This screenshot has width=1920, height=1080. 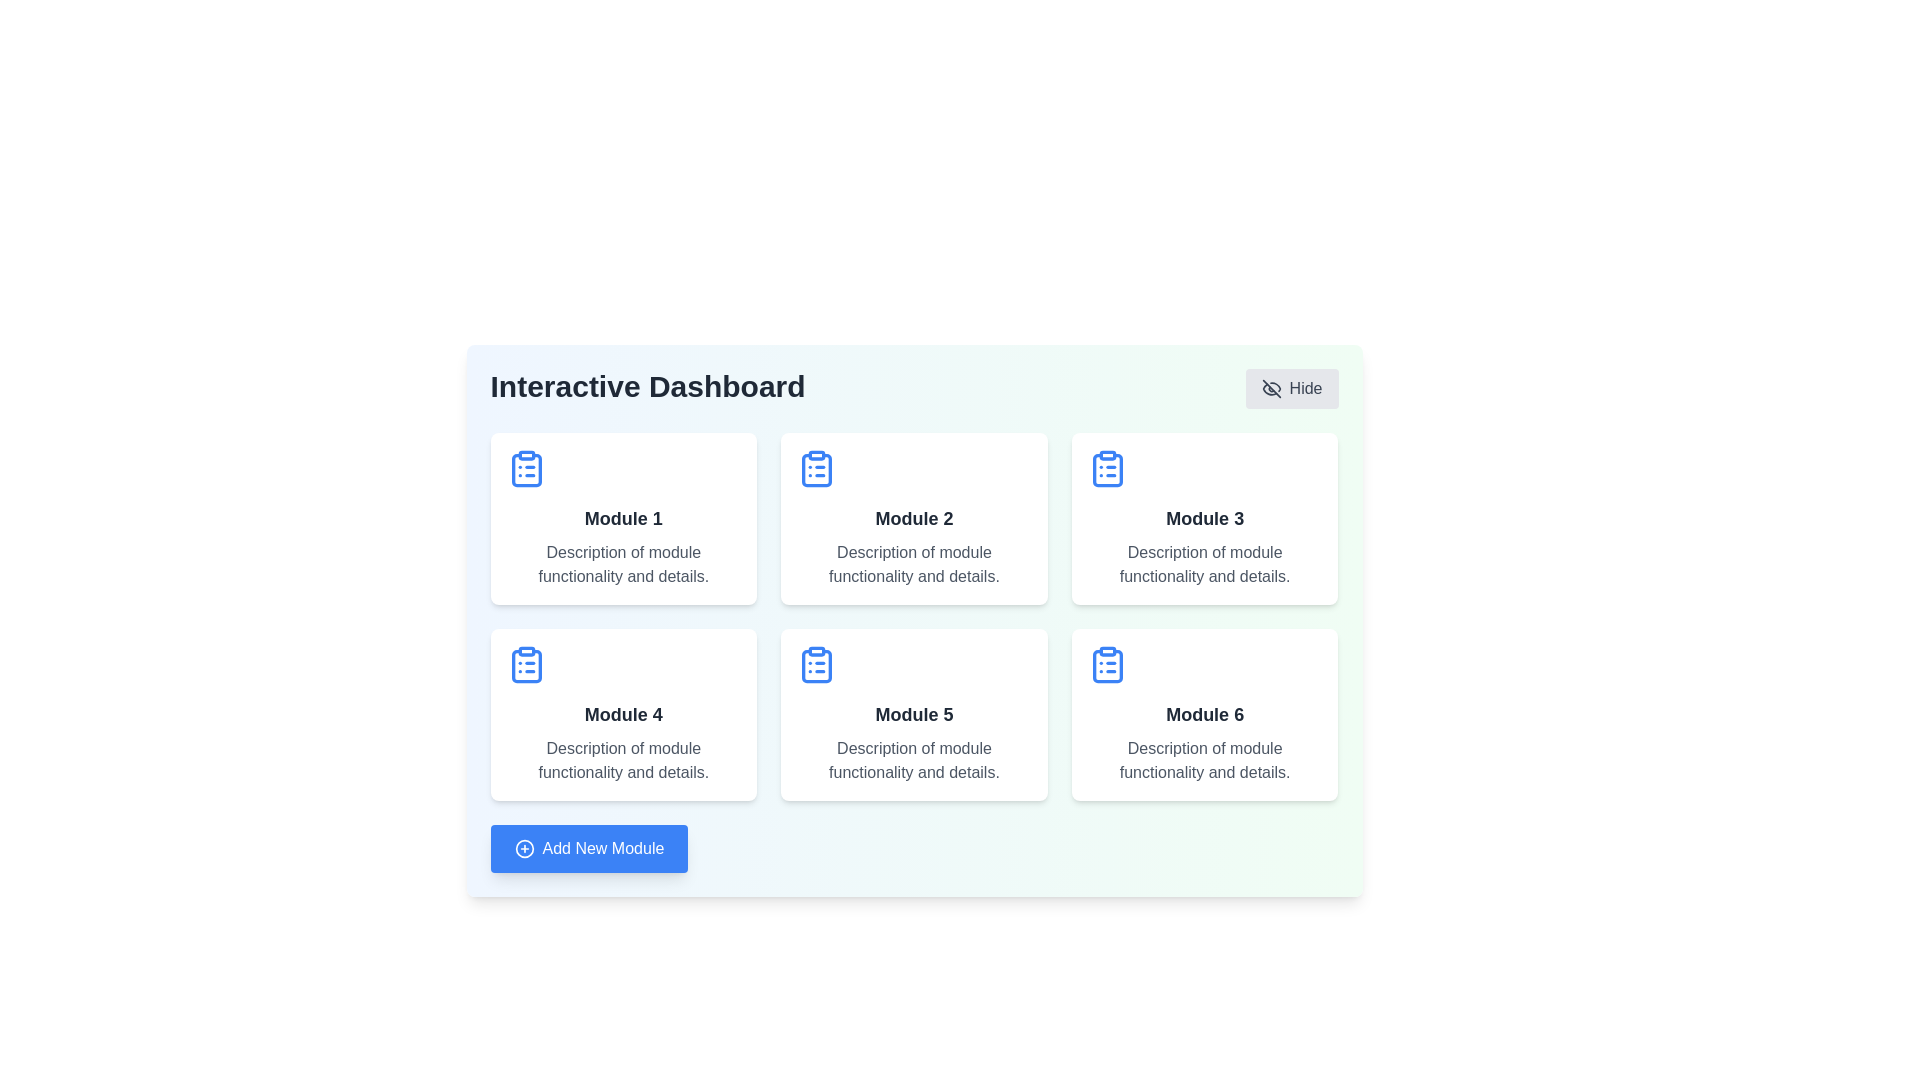 What do you see at coordinates (1106, 664) in the screenshot?
I see `the clipboard icon with a checklist located at the top of the 'Module 6' card, positioned to the left of the card's title` at bounding box center [1106, 664].